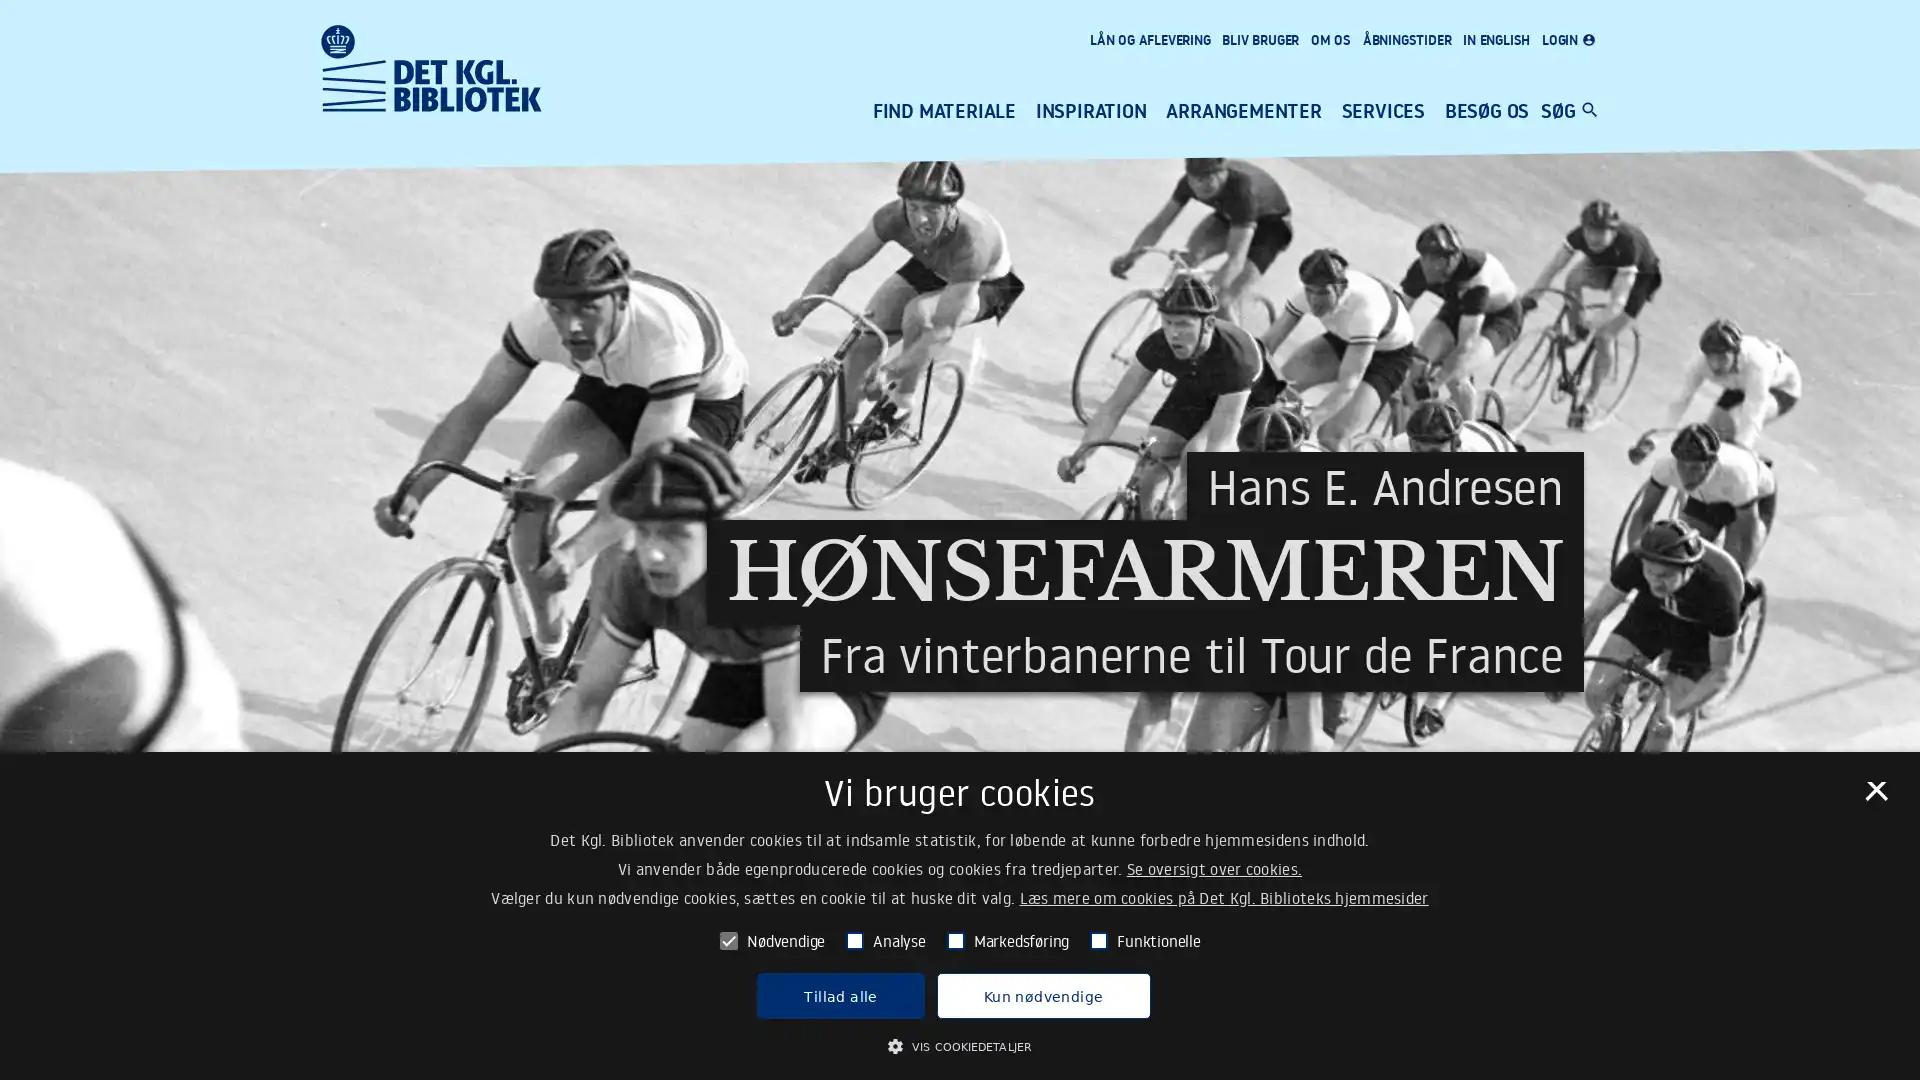 Image resolution: width=1920 pixels, height=1080 pixels. I want to click on Close, so click(1874, 796).